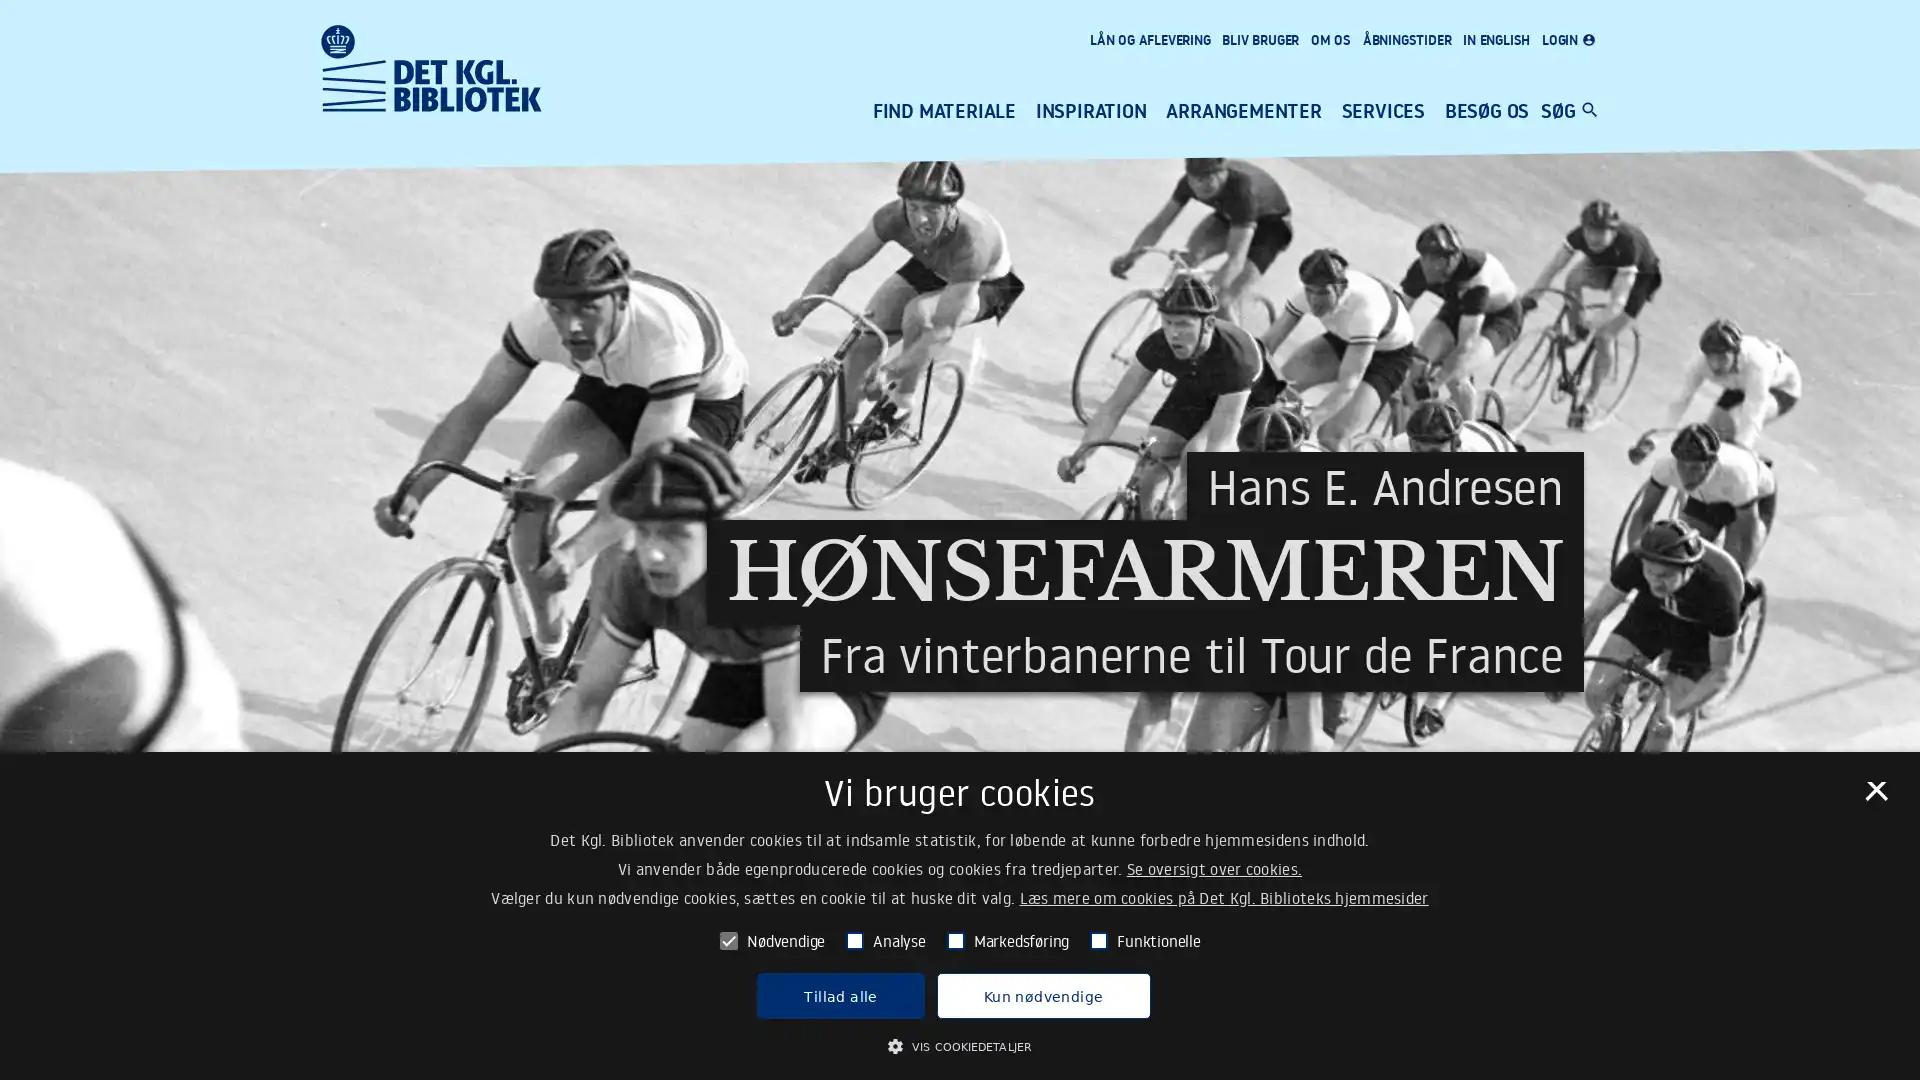 Image resolution: width=1920 pixels, height=1080 pixels. I want to click on Close, so click(1874, 796).